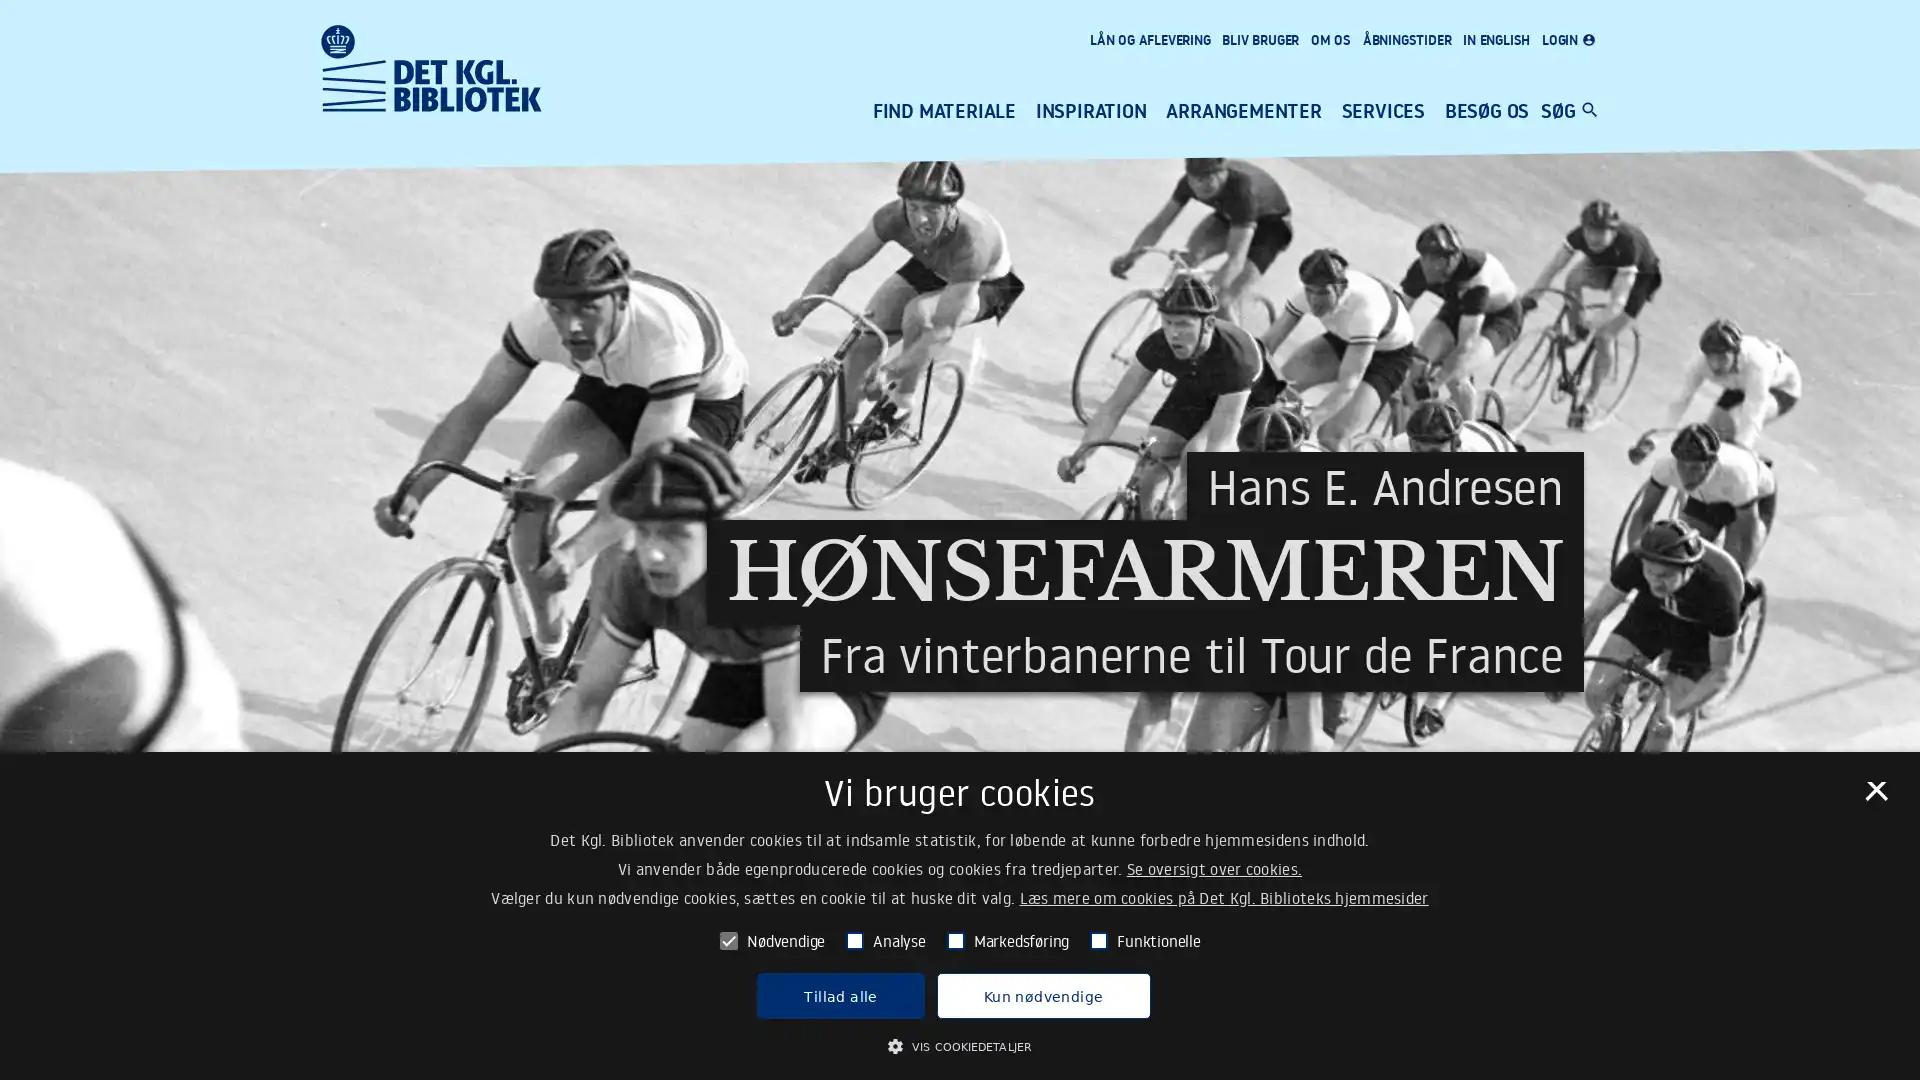 Image resolution: width=1920 pixels, height=1080 pixels. I want to click on Close, so click(1874, 796).